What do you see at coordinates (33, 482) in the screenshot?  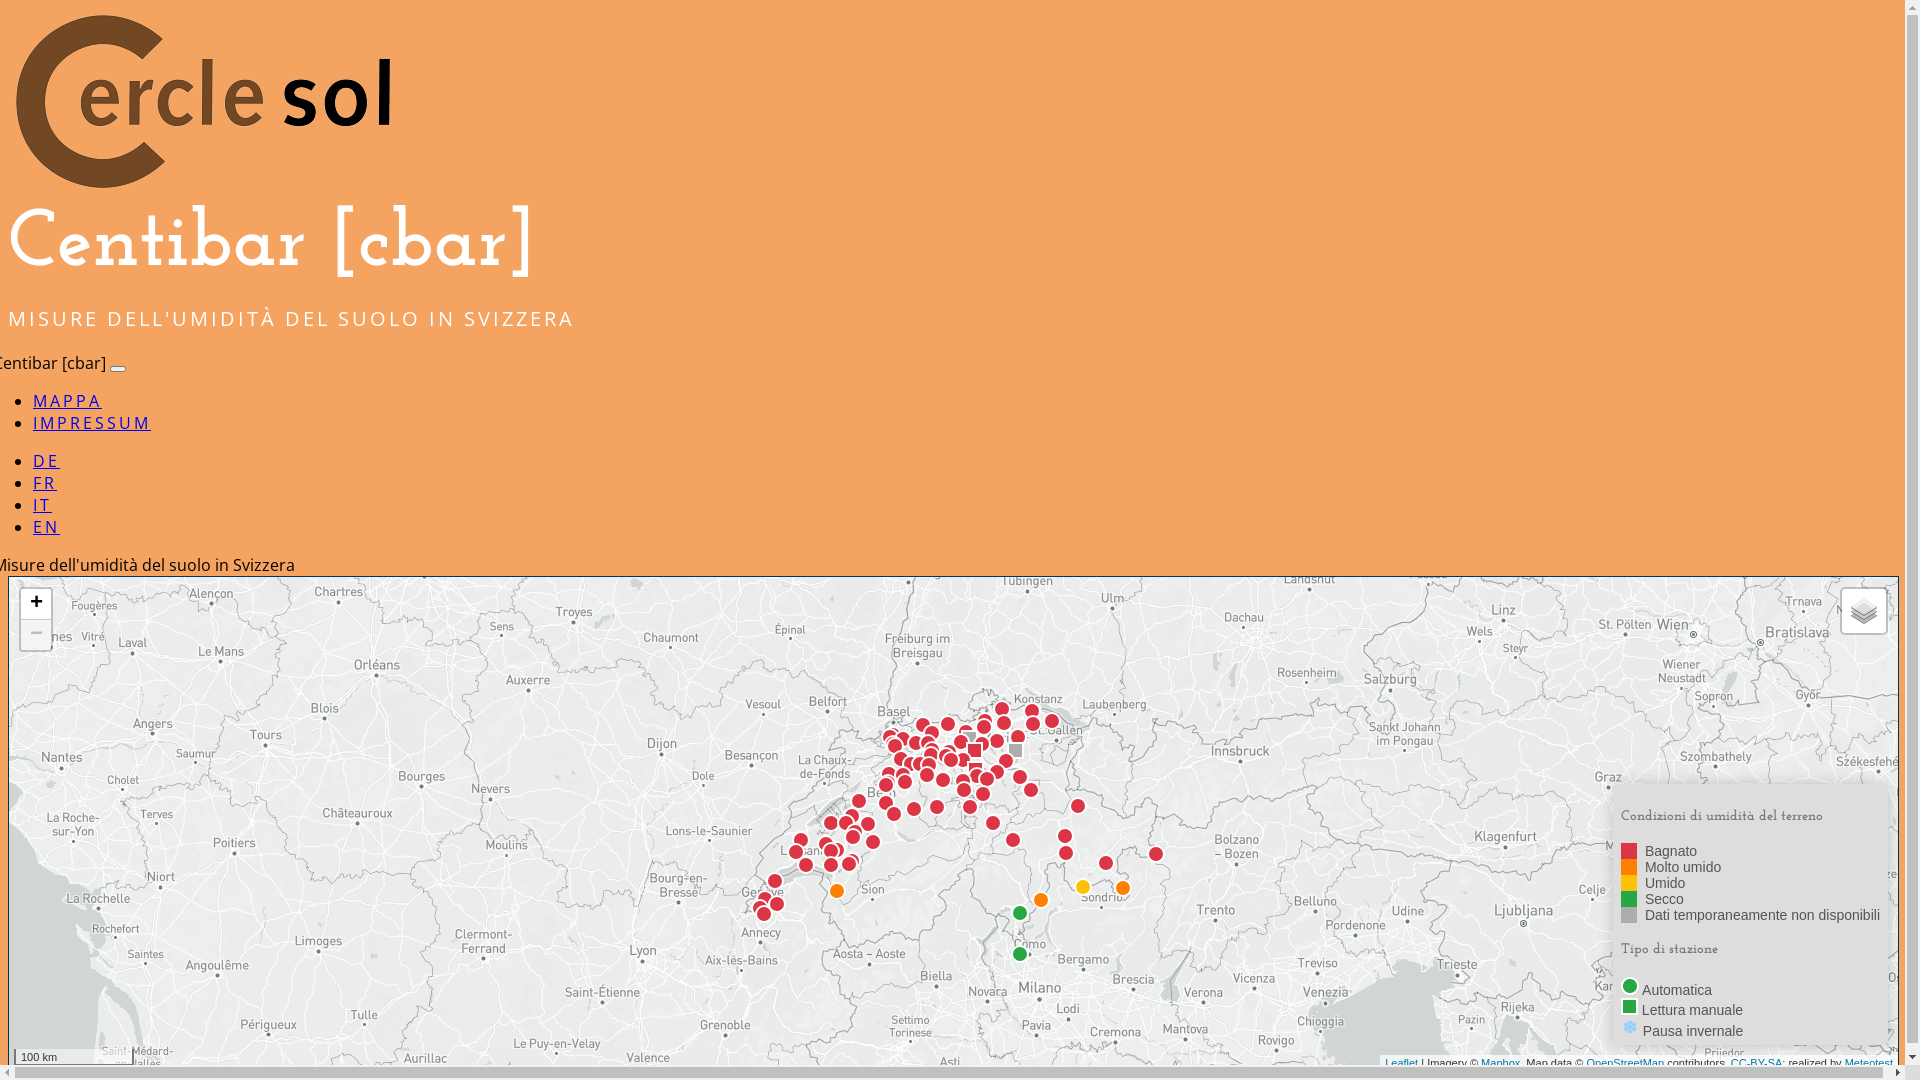 I see `'FR'` at bounding box center [33, 482].